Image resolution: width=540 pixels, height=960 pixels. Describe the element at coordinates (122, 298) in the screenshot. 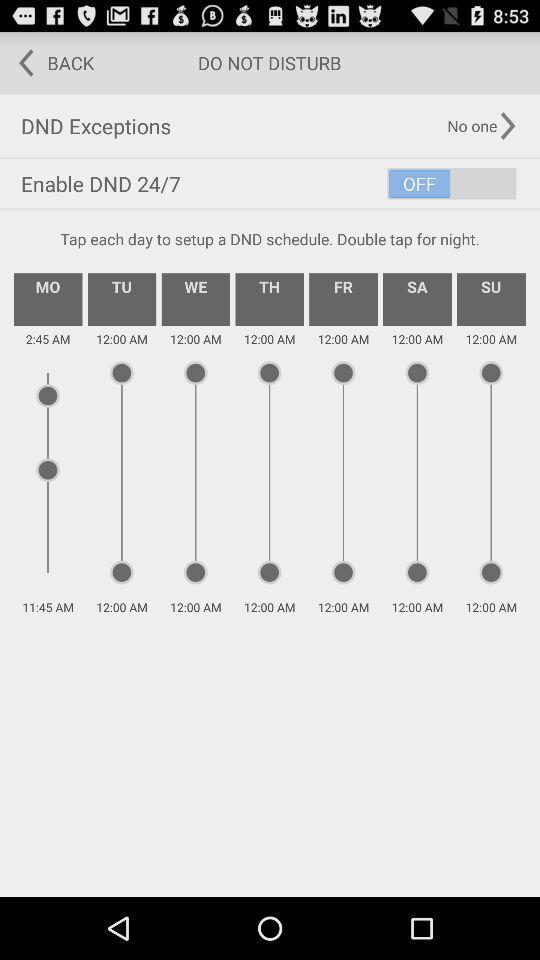

I see `the item to the right of the 2:45 am` at that location.